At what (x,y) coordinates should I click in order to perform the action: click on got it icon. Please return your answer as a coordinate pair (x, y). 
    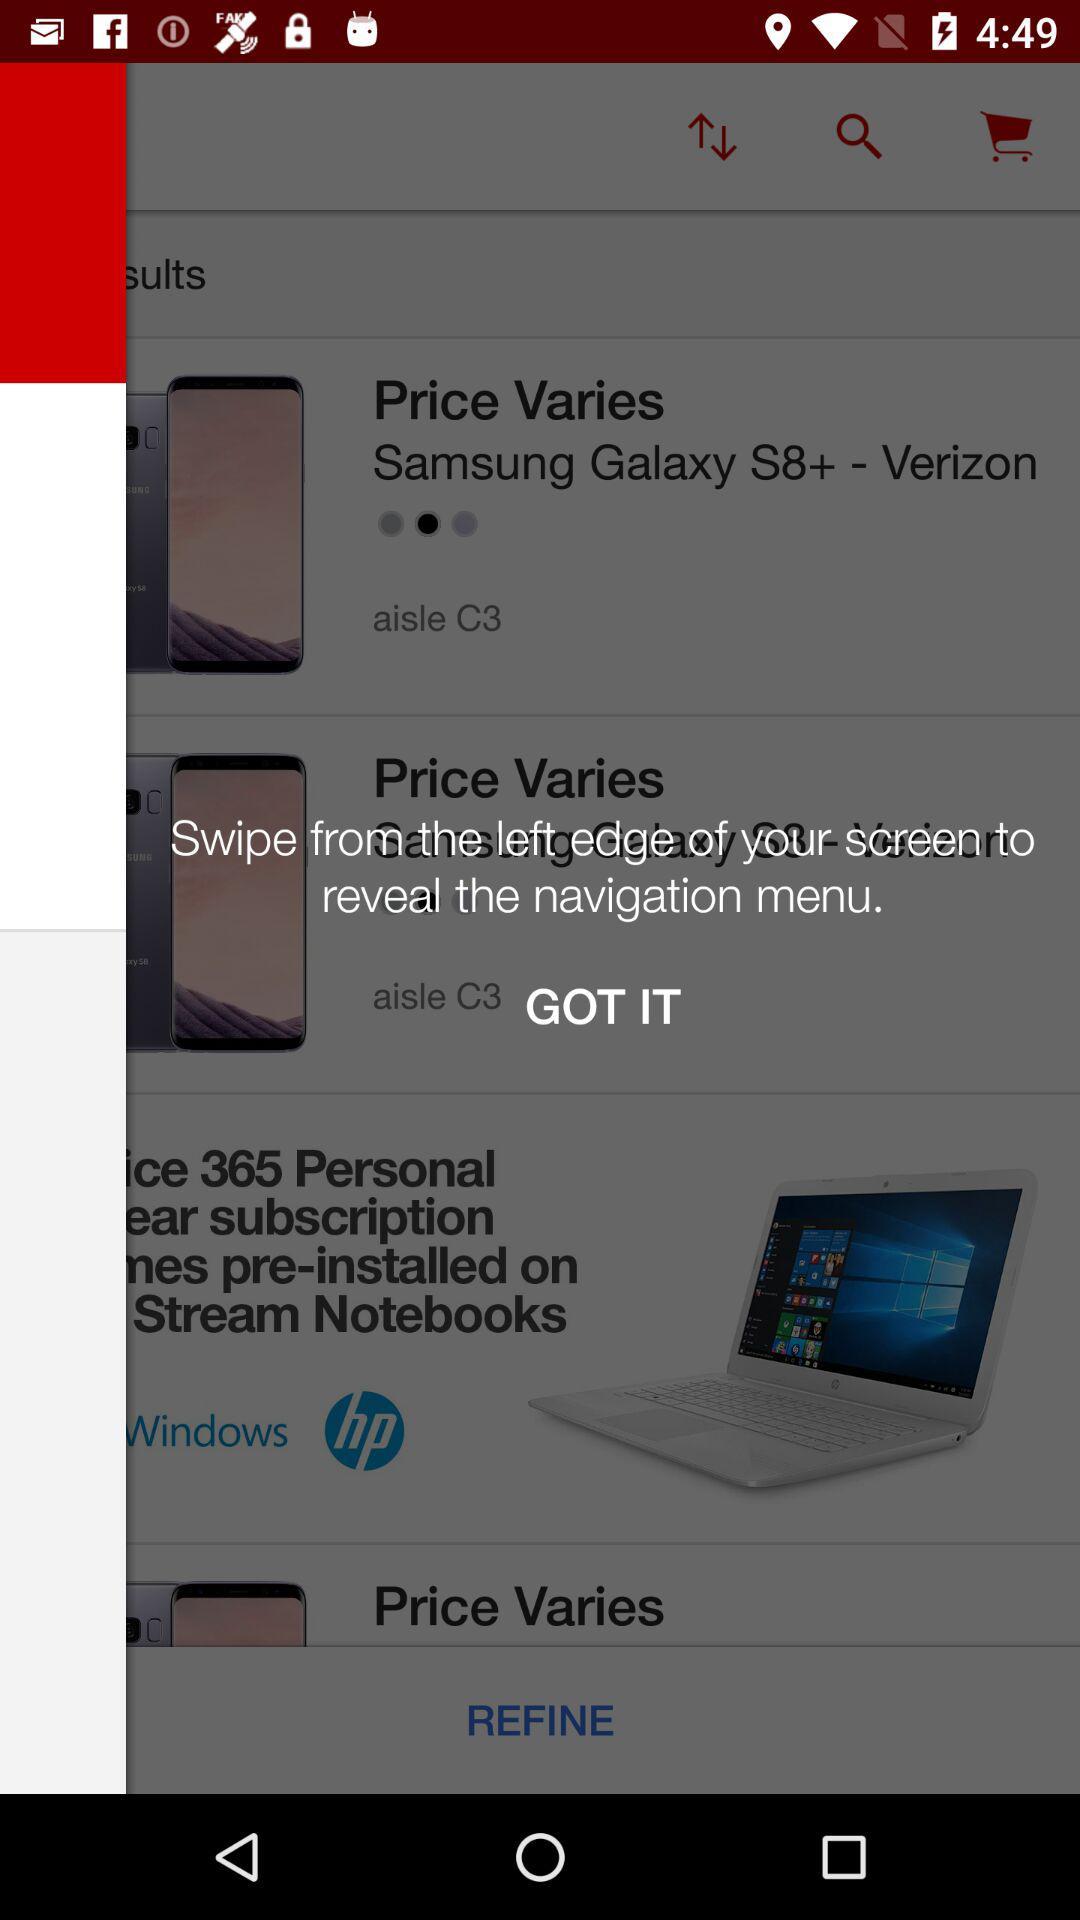
    Looking at the image, I should click on (601, 1006).